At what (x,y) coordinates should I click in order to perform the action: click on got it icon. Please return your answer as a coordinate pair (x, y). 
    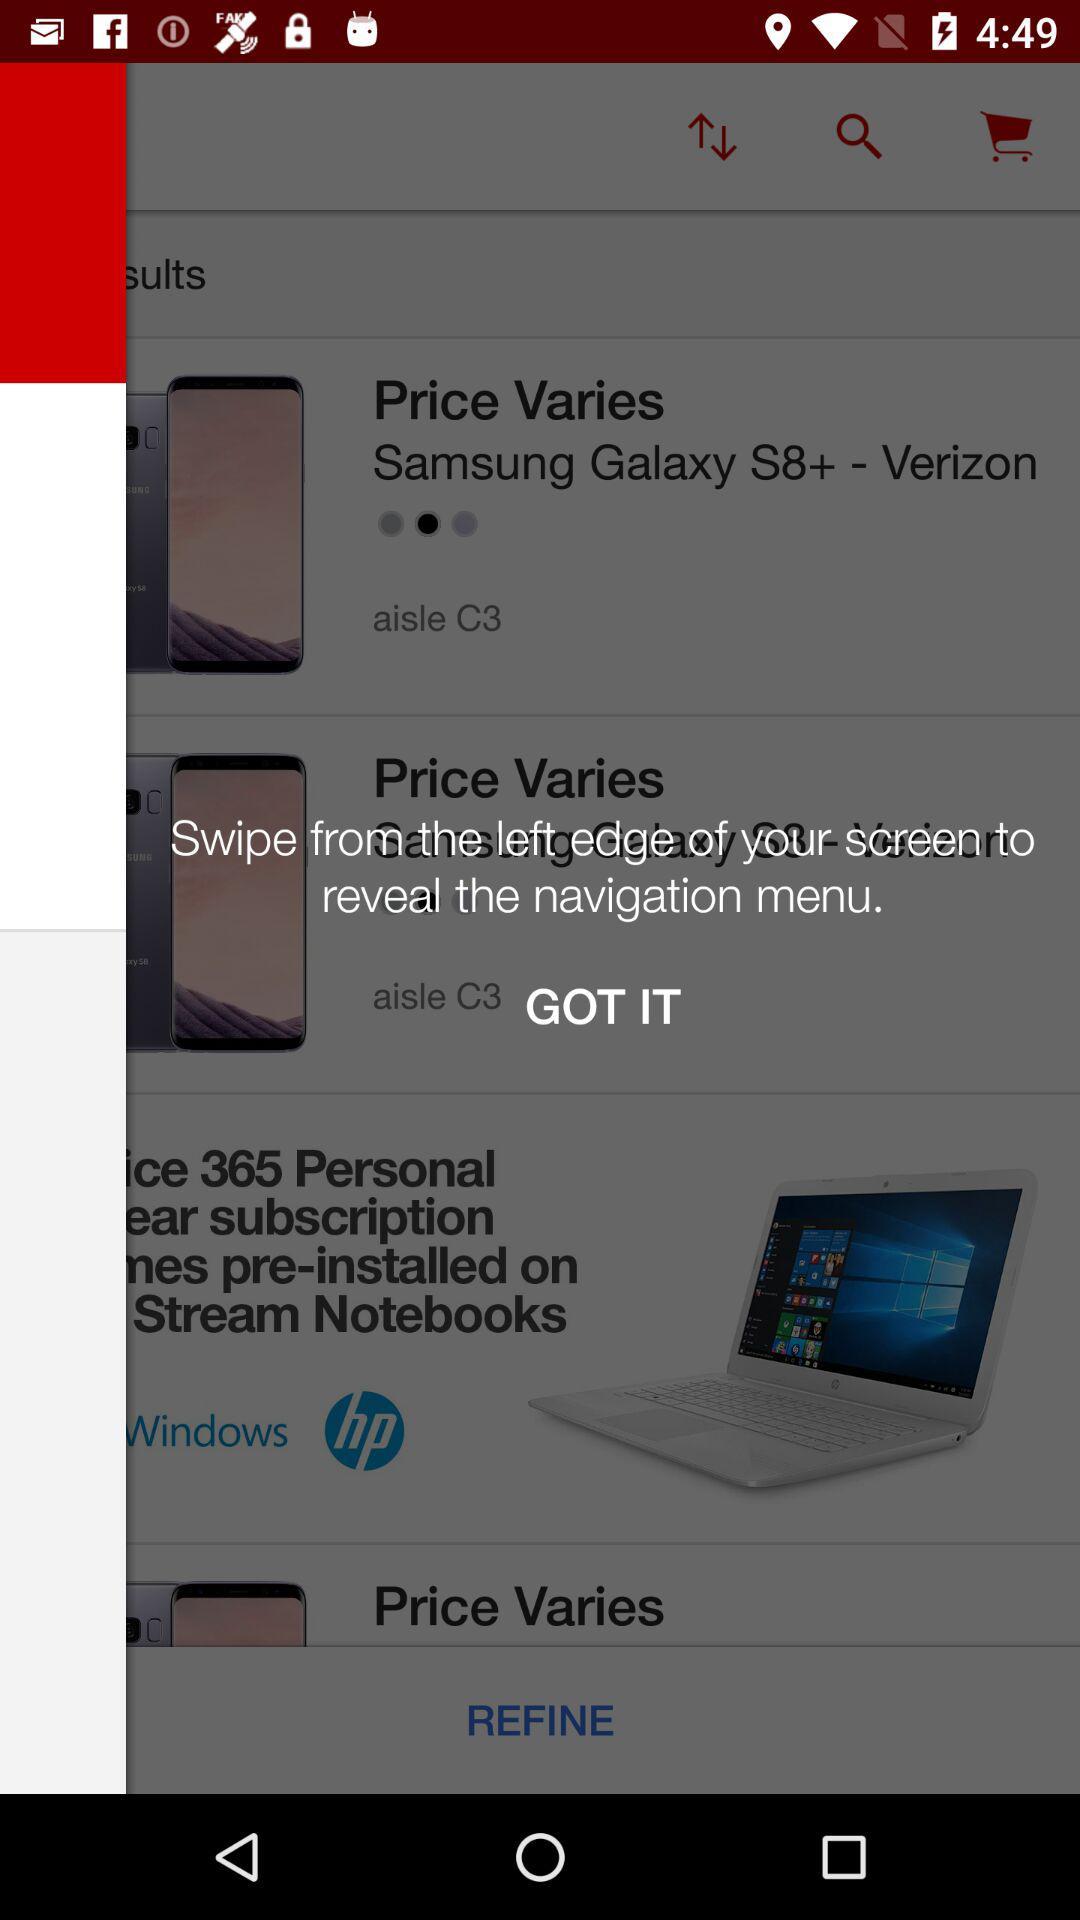
    Looking at the image, I should click on (601, 1006).